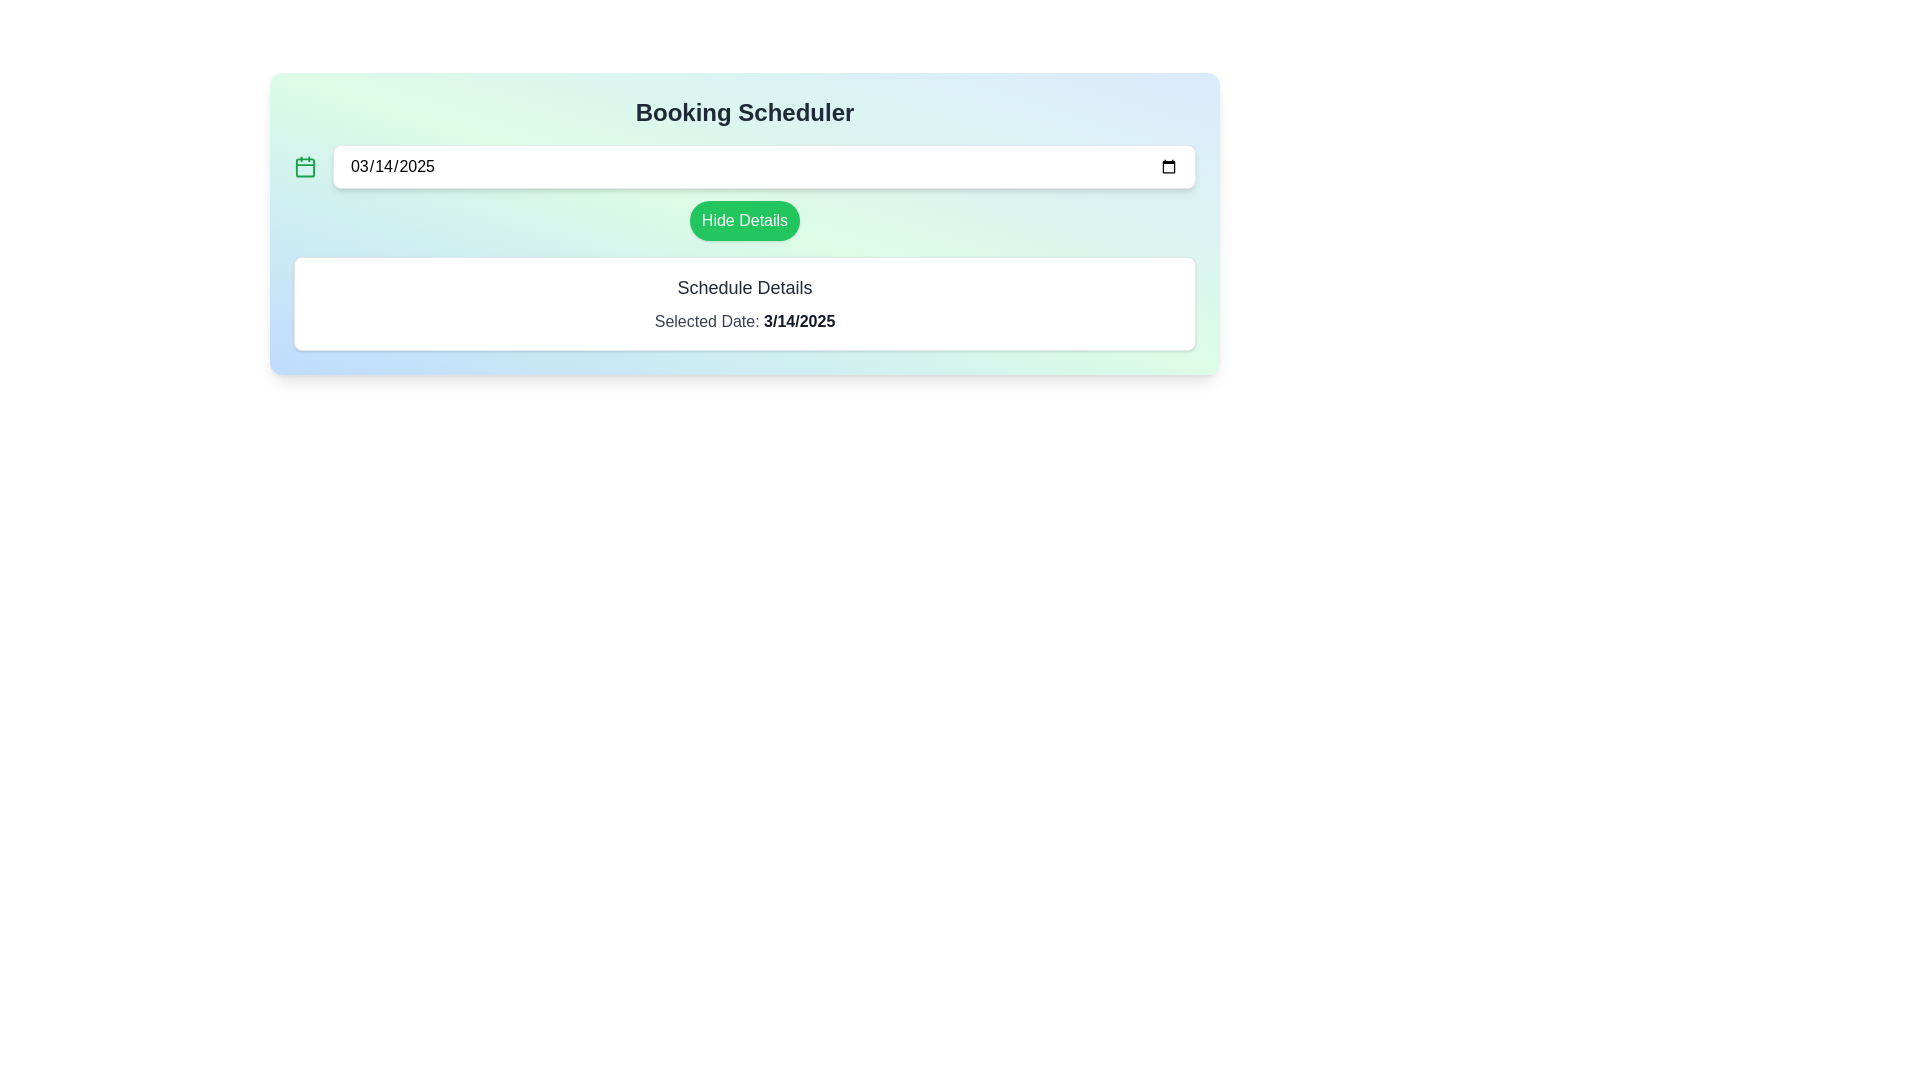 The width and height of the screenshot is (1920, 1080). I want to click on the toggle button located near the top center of the 'Booking Scheduler' interface, so click(743, 220).